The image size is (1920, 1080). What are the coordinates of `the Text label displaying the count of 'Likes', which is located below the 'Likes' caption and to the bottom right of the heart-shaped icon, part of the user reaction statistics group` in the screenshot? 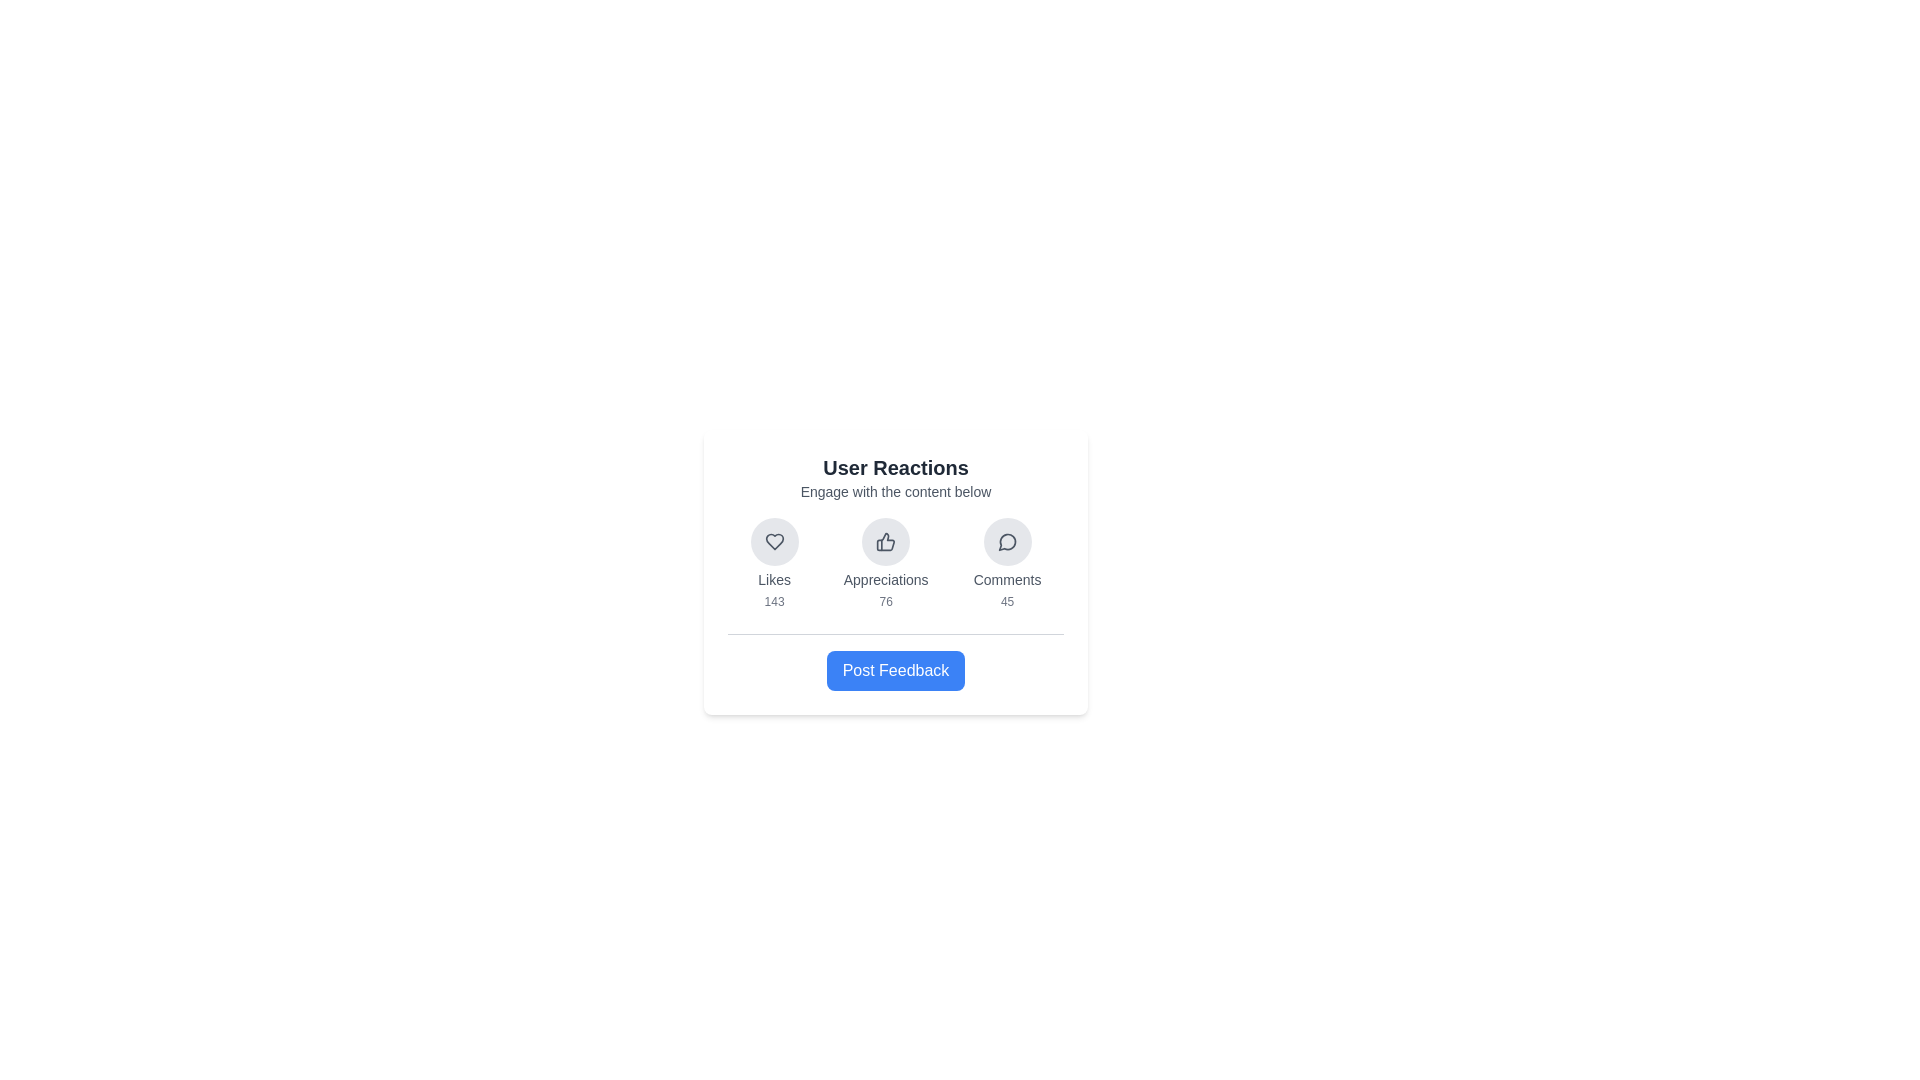 It's located at (773, 600).